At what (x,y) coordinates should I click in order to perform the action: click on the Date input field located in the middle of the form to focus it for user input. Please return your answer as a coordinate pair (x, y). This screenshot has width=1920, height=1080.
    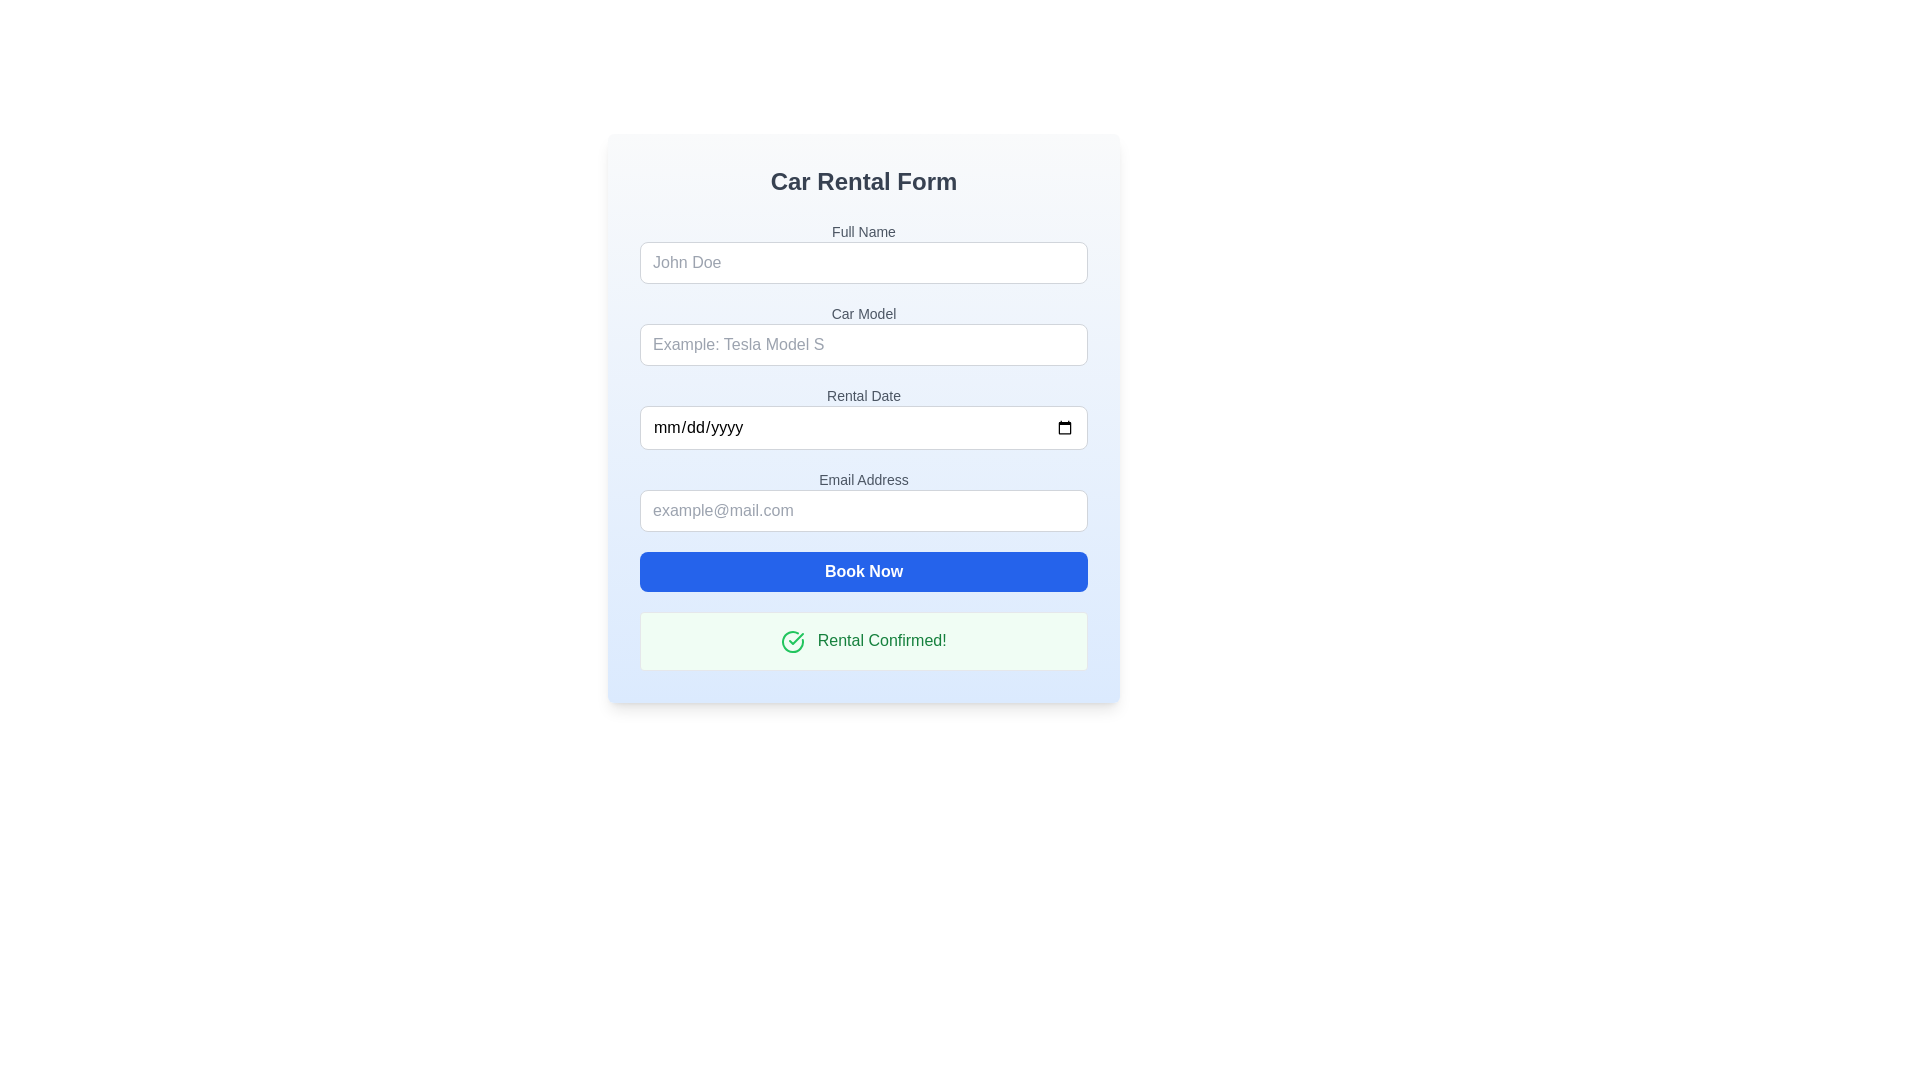
    Looking at the image, I should click on (864, 416).